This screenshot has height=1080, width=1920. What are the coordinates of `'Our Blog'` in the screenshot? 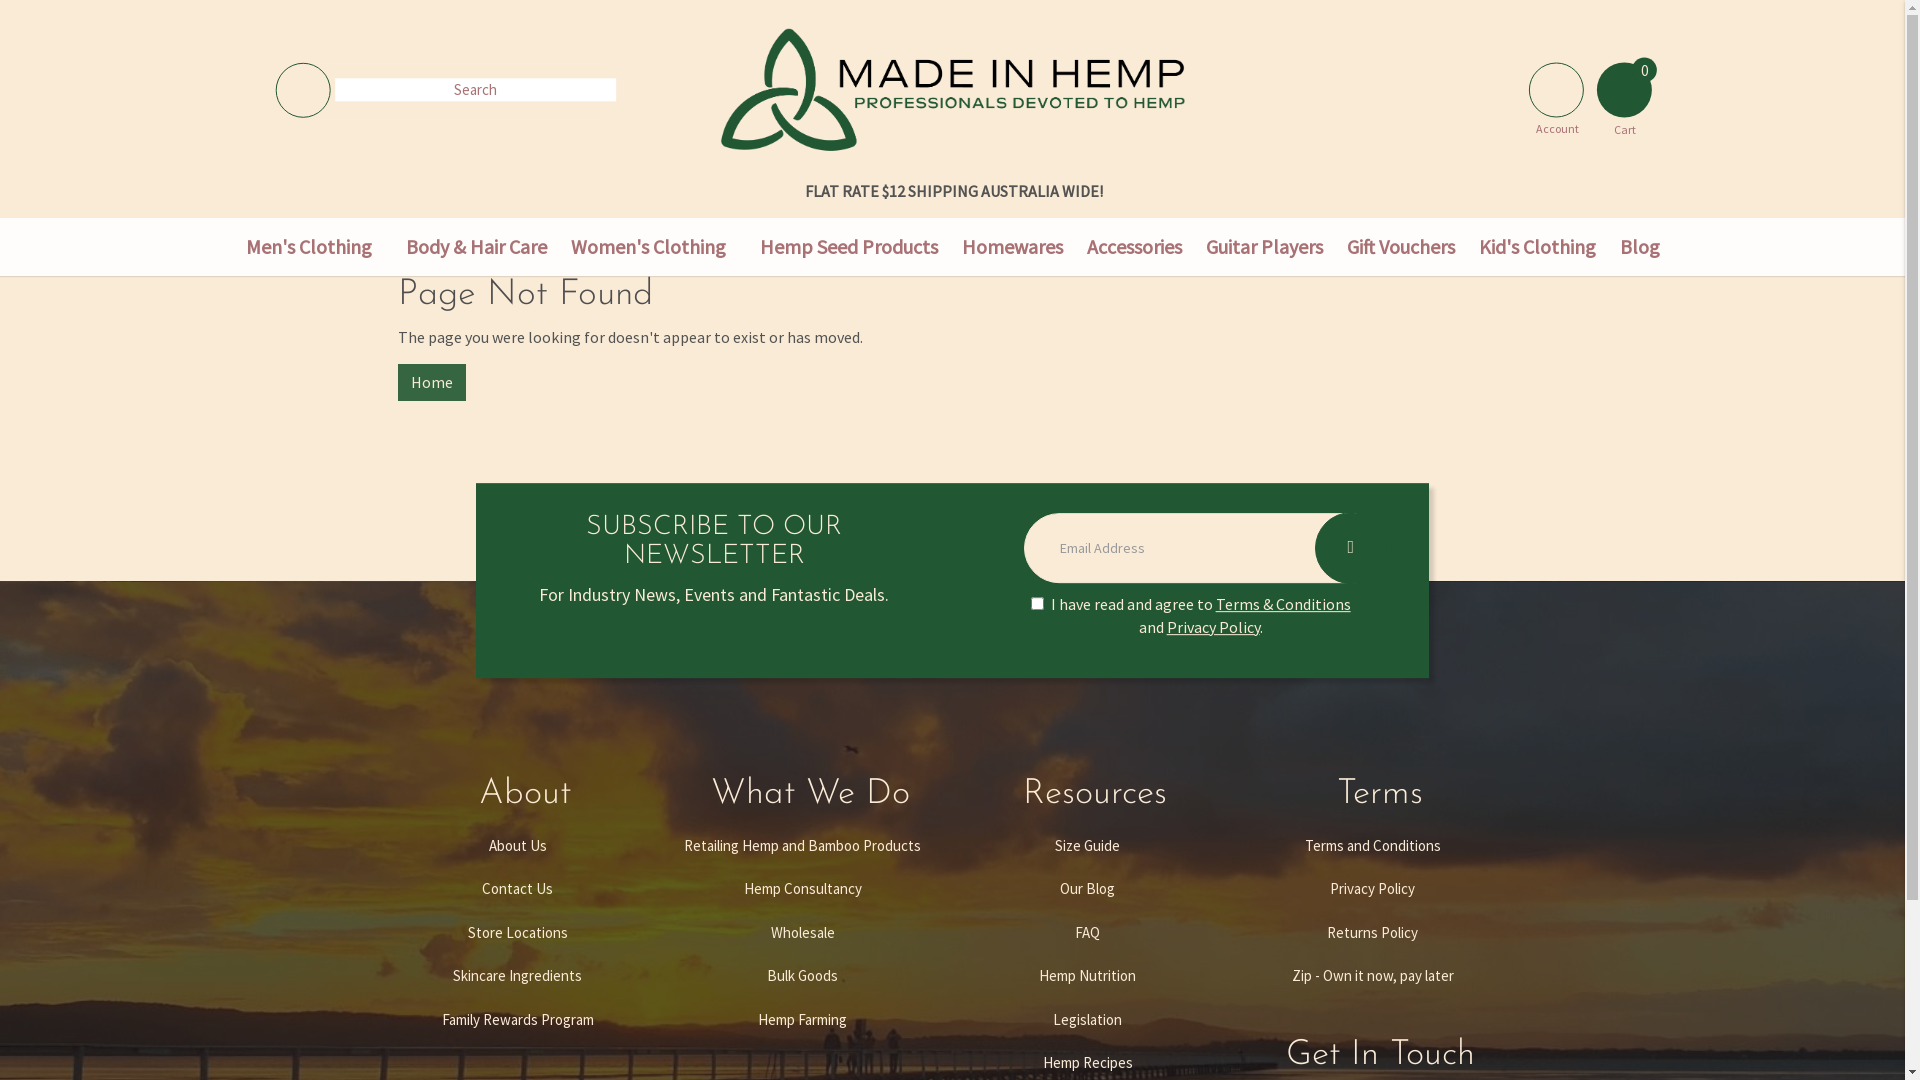 It's located at (1085, 887).